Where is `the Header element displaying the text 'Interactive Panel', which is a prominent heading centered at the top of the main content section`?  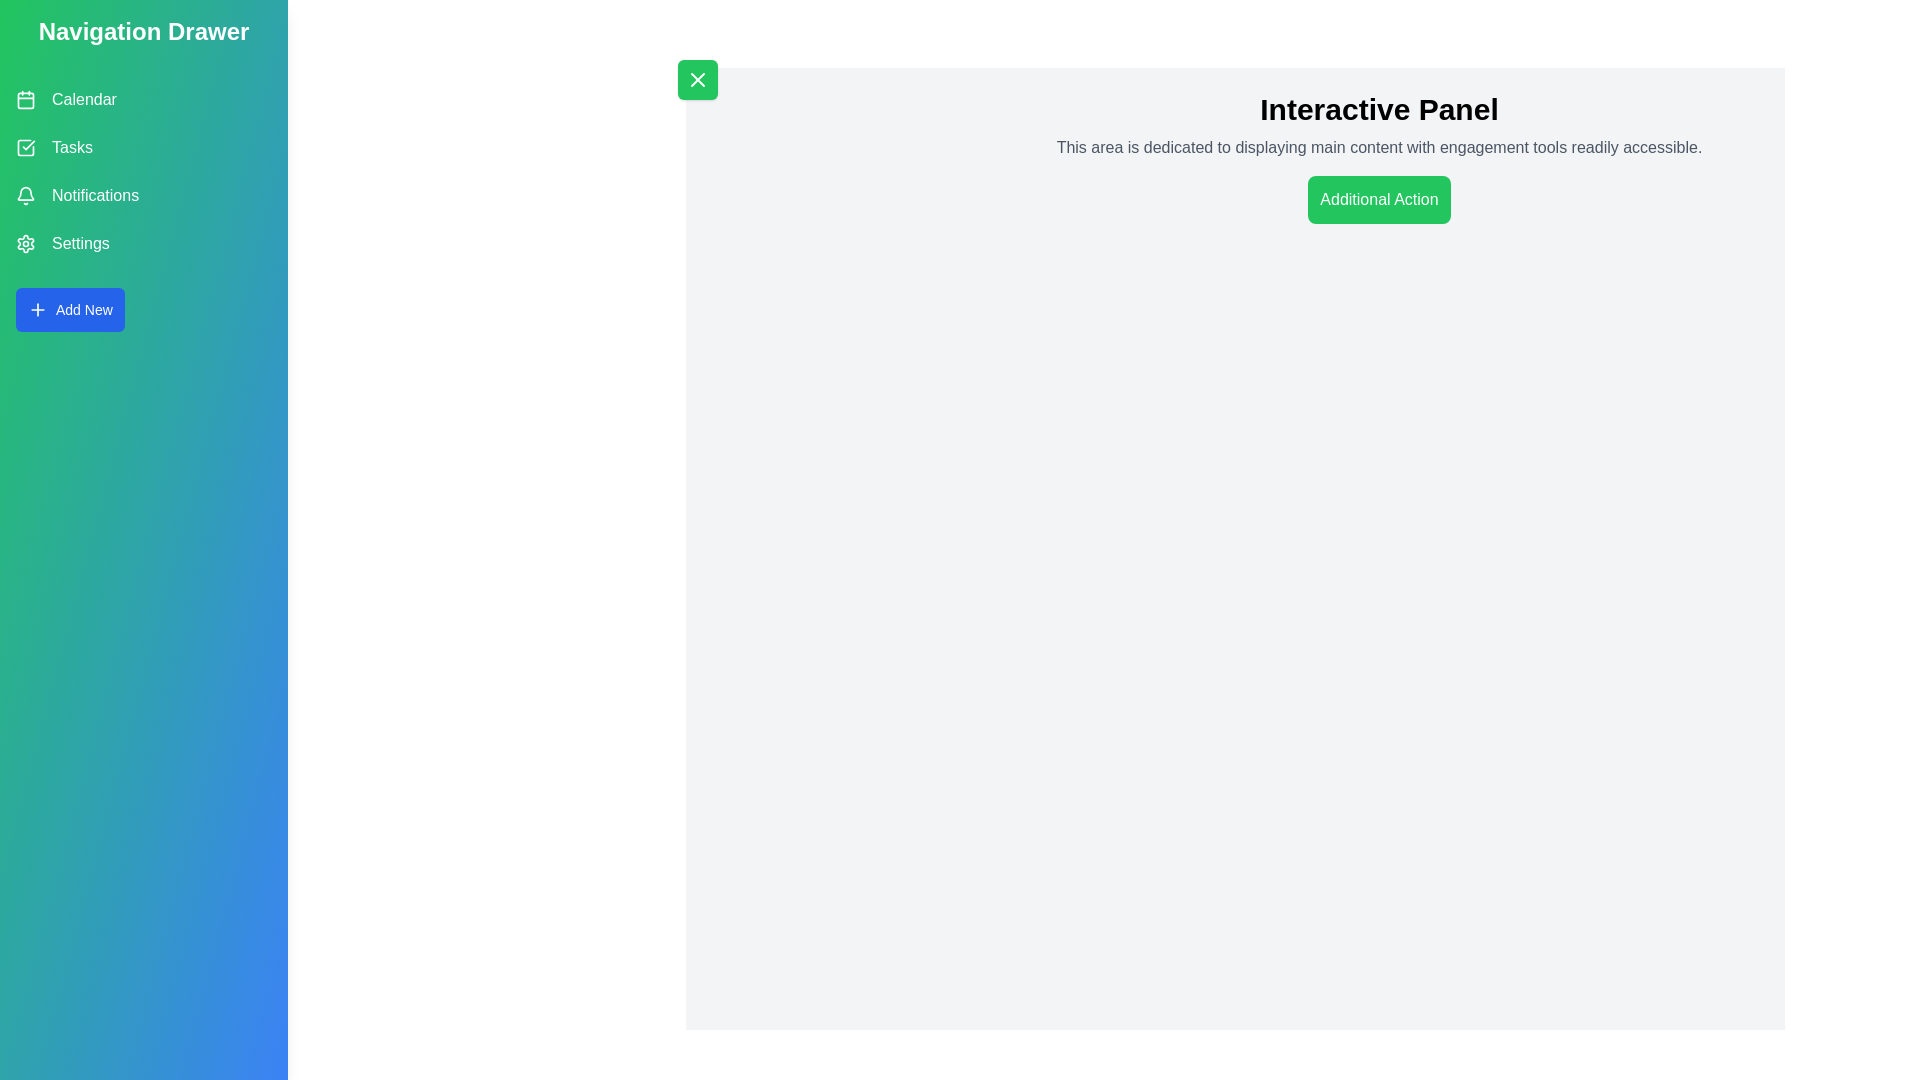 the Header element displaying the text 'Interactive Panel', which is a prominent heading centered at the top of the main content section is located at coordinates (1378, 110).